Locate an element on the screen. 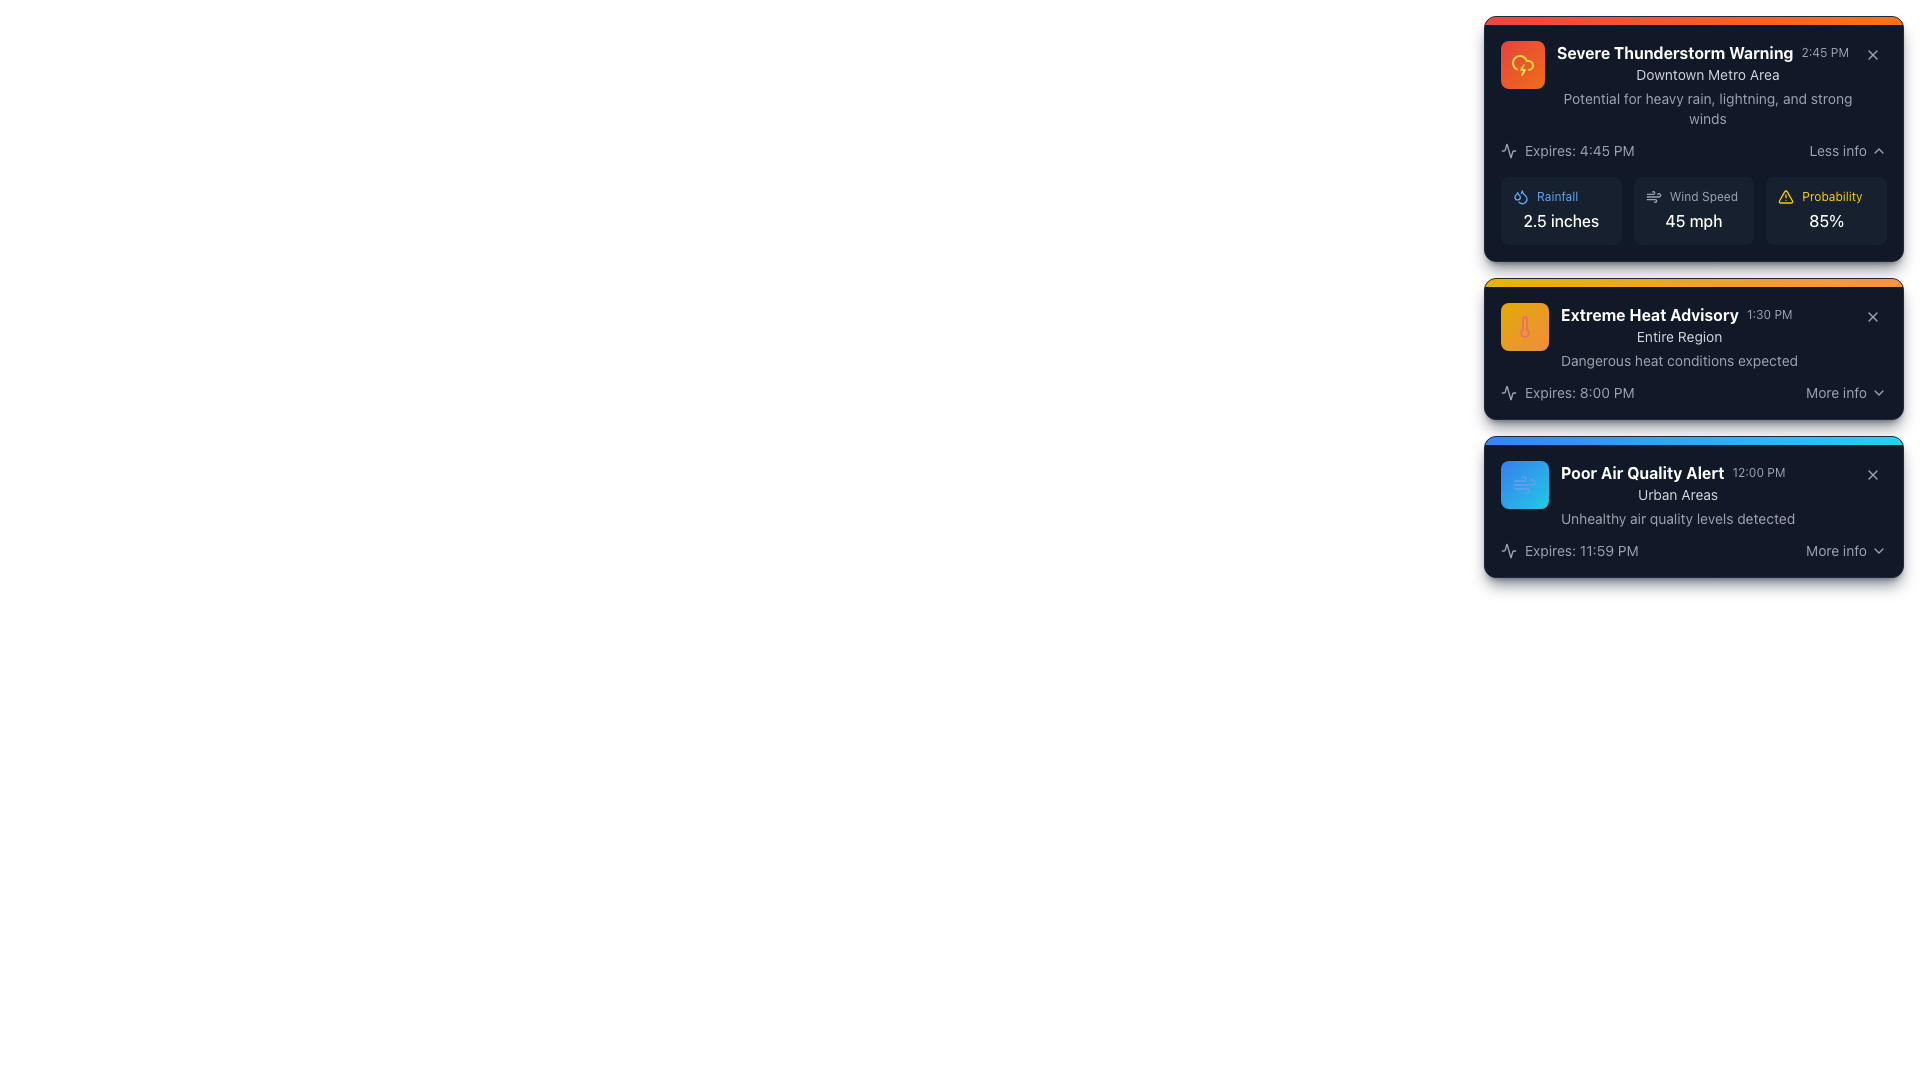  the close button located at the top-right corner of the 'Extreme Heat Advisory' alert card is located at coordinates (1871, 315).